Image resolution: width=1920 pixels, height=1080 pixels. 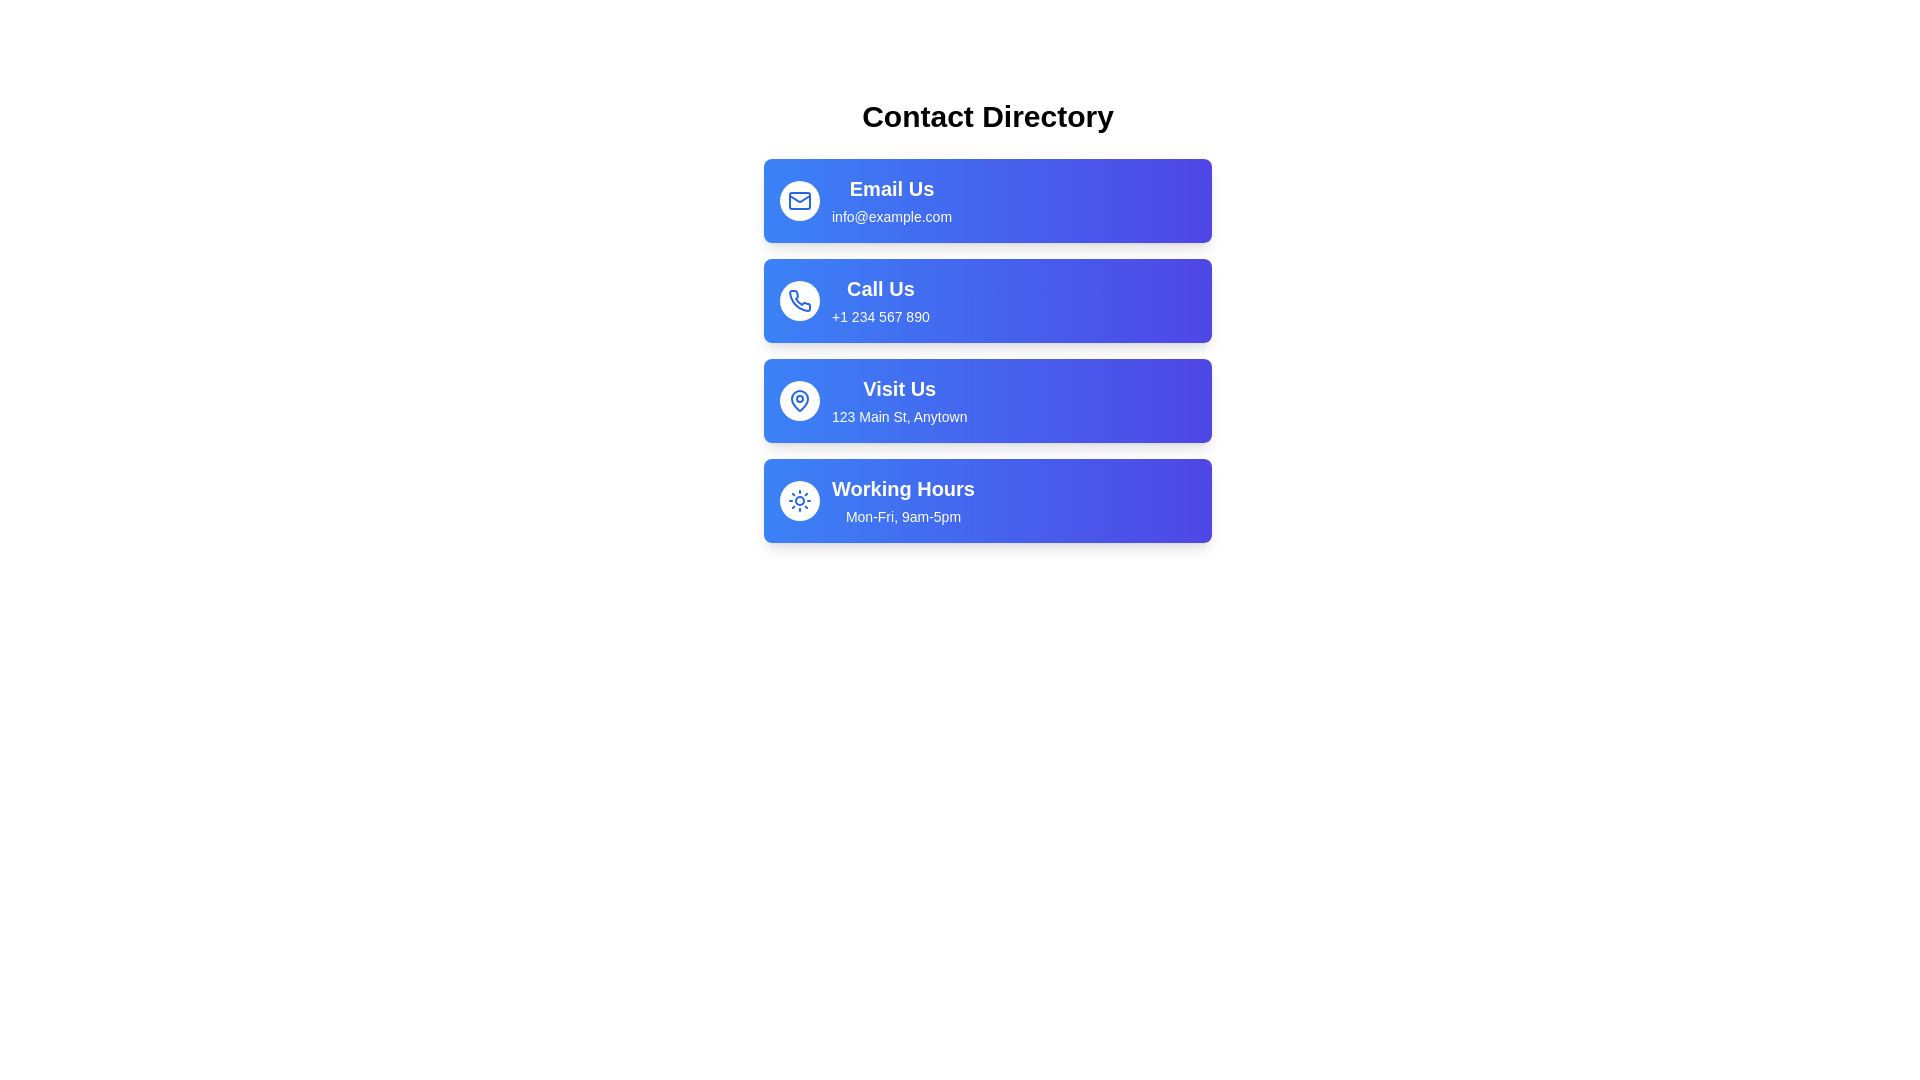 I want to click on the text label that serves as a title for email communication, positioned above 'info@example.com' and adjacent to the envelope icon on the left, so click(x=891, y=189).